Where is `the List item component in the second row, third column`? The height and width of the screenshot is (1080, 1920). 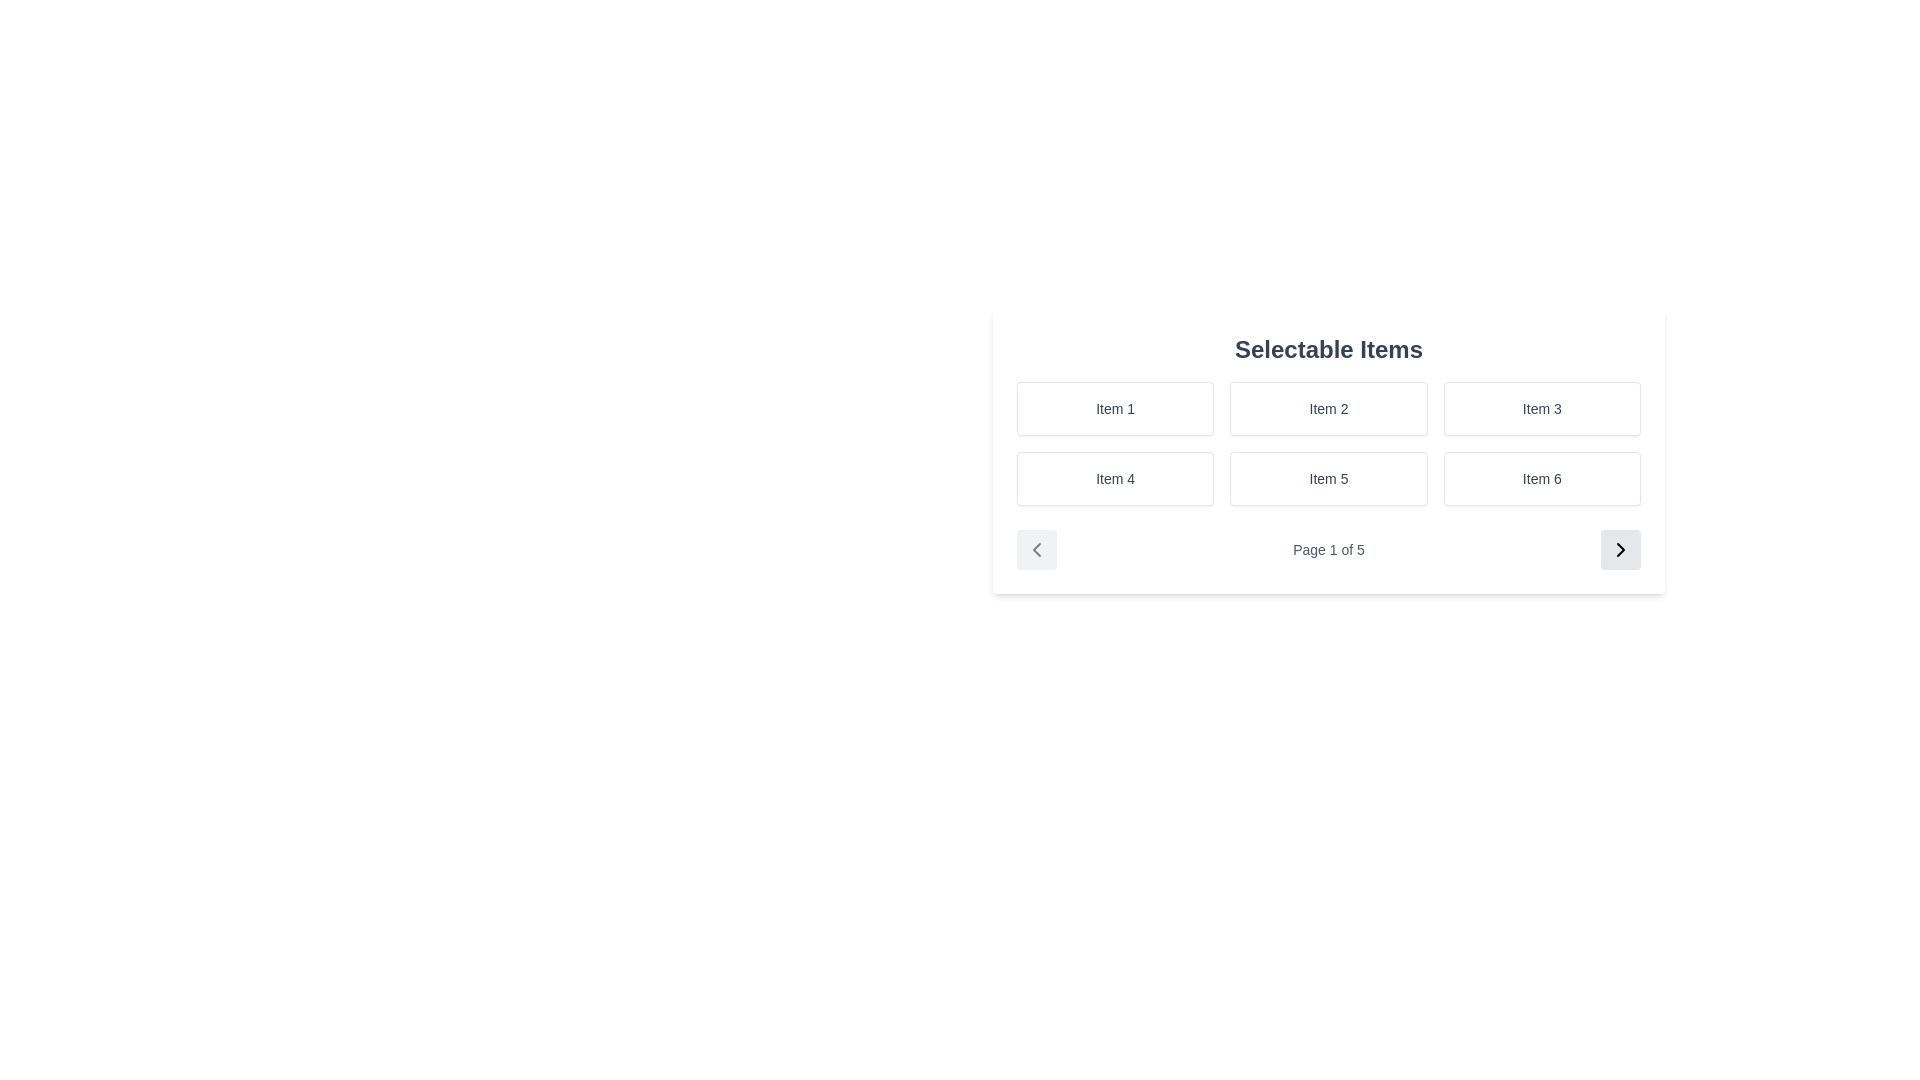
the List item component in the second row, third column is located at coordinates (1541, 478).